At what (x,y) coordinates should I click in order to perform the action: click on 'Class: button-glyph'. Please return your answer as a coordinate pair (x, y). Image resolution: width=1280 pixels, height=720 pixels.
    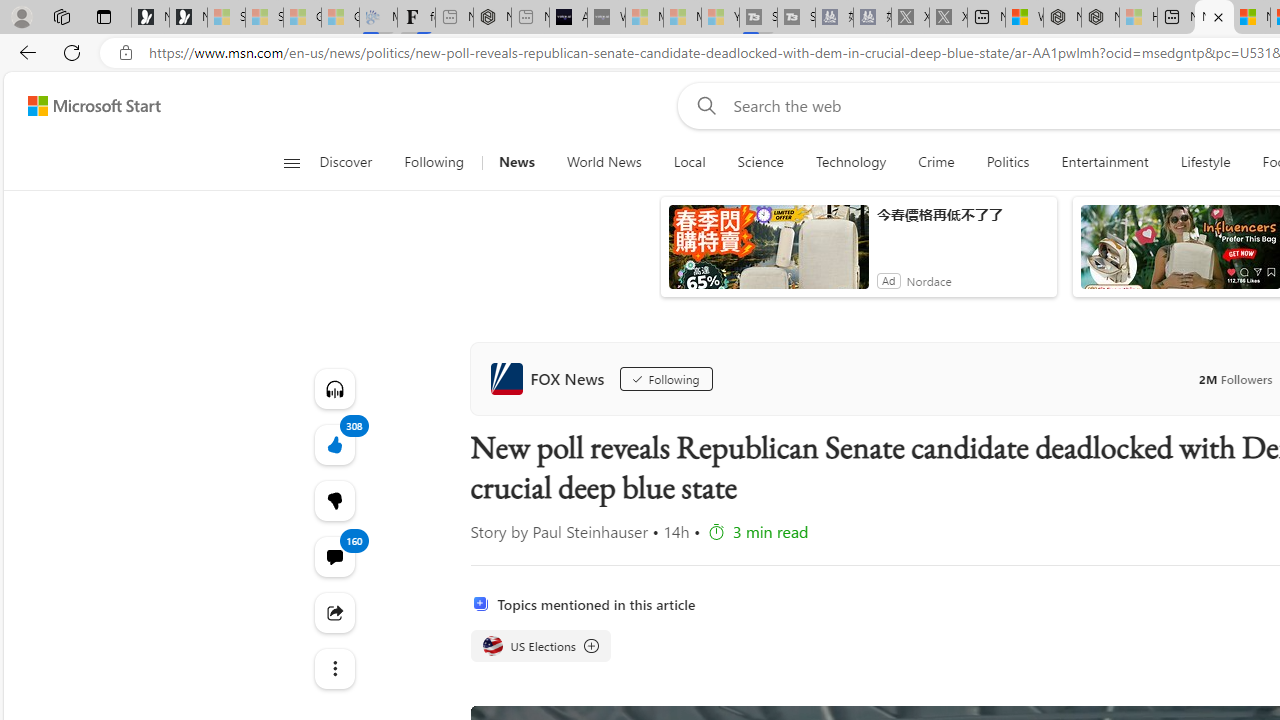
    Looking at the image, I should click on (290, 162).